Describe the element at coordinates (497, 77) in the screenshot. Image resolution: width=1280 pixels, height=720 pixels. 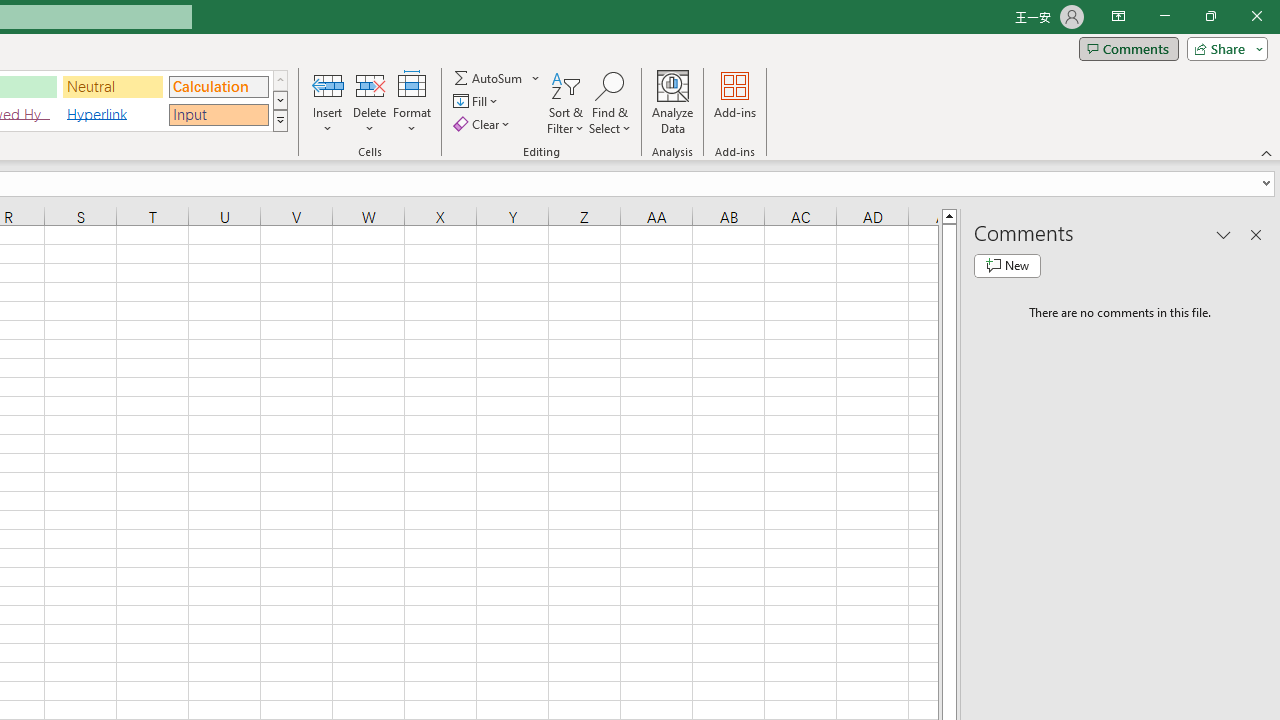
I see `'AutoSum'` at that location.